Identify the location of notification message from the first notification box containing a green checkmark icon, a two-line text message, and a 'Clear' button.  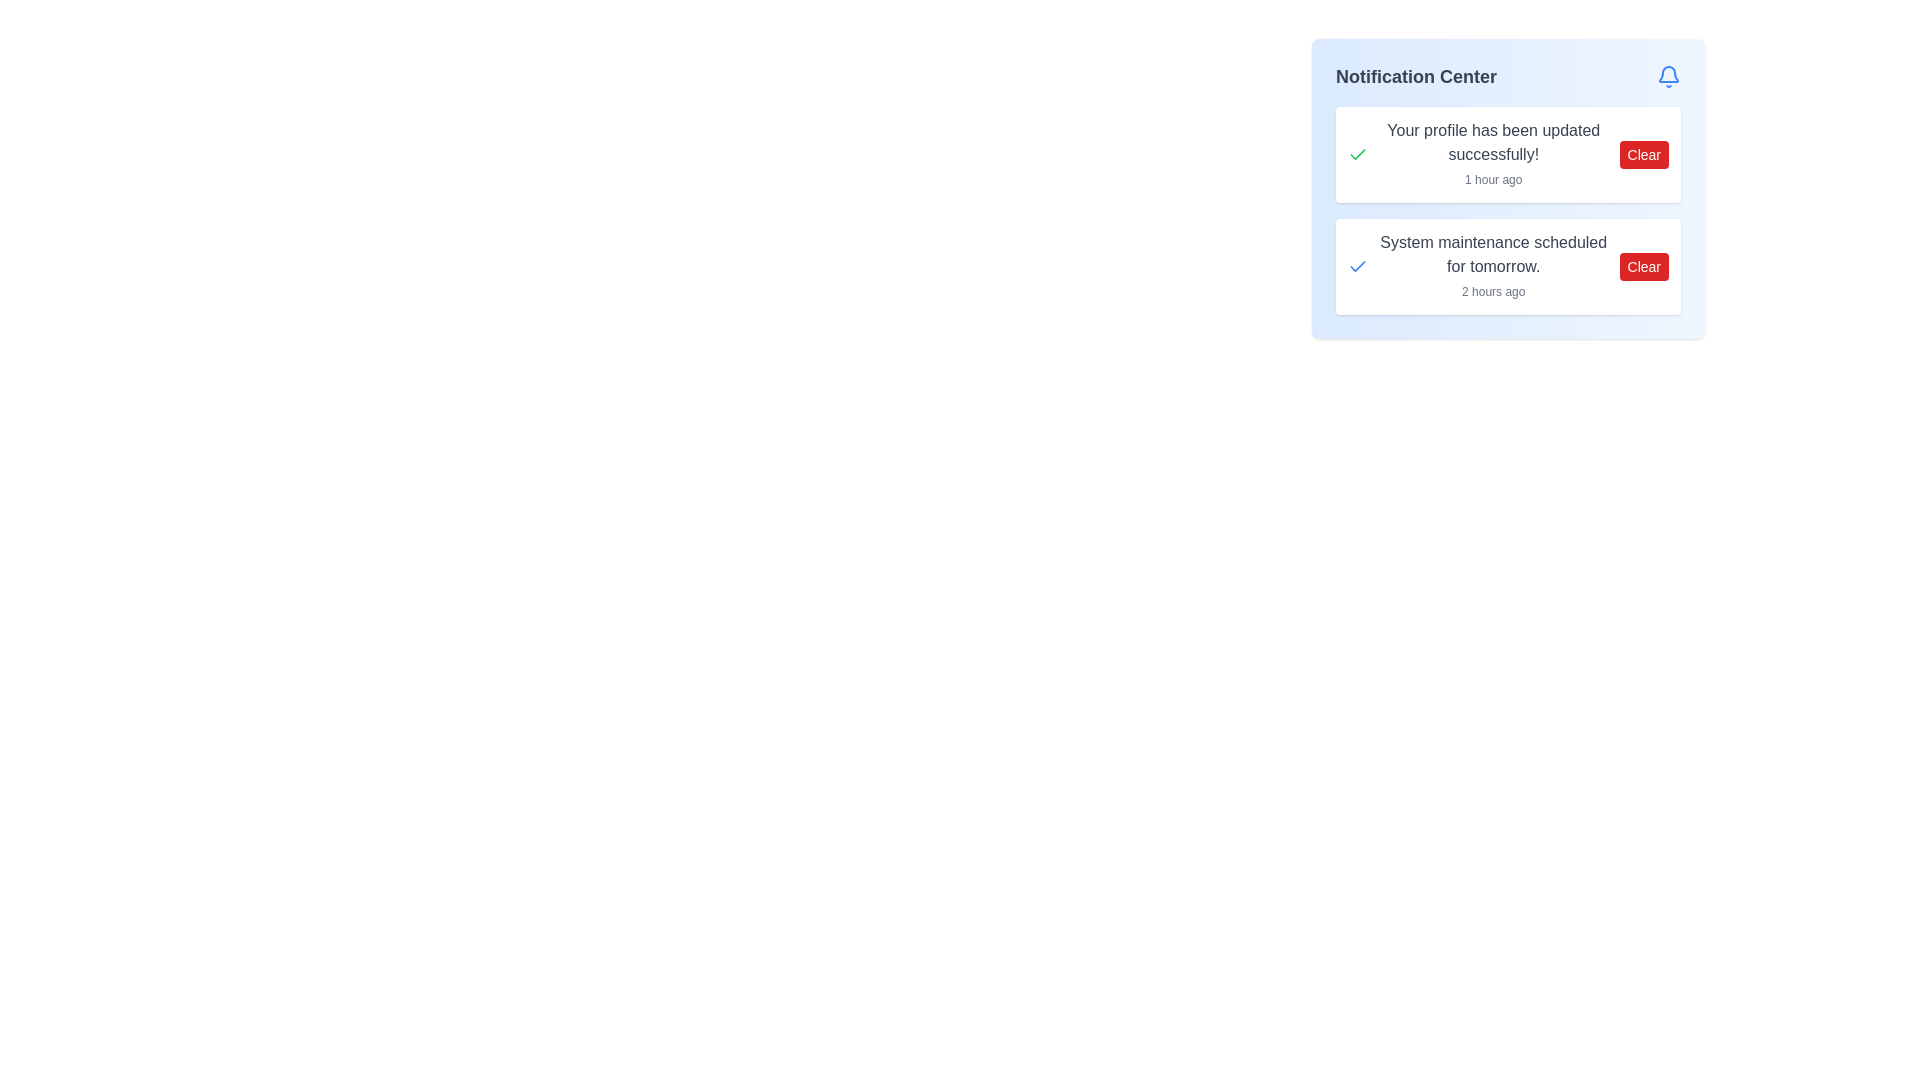
(1508, 153).